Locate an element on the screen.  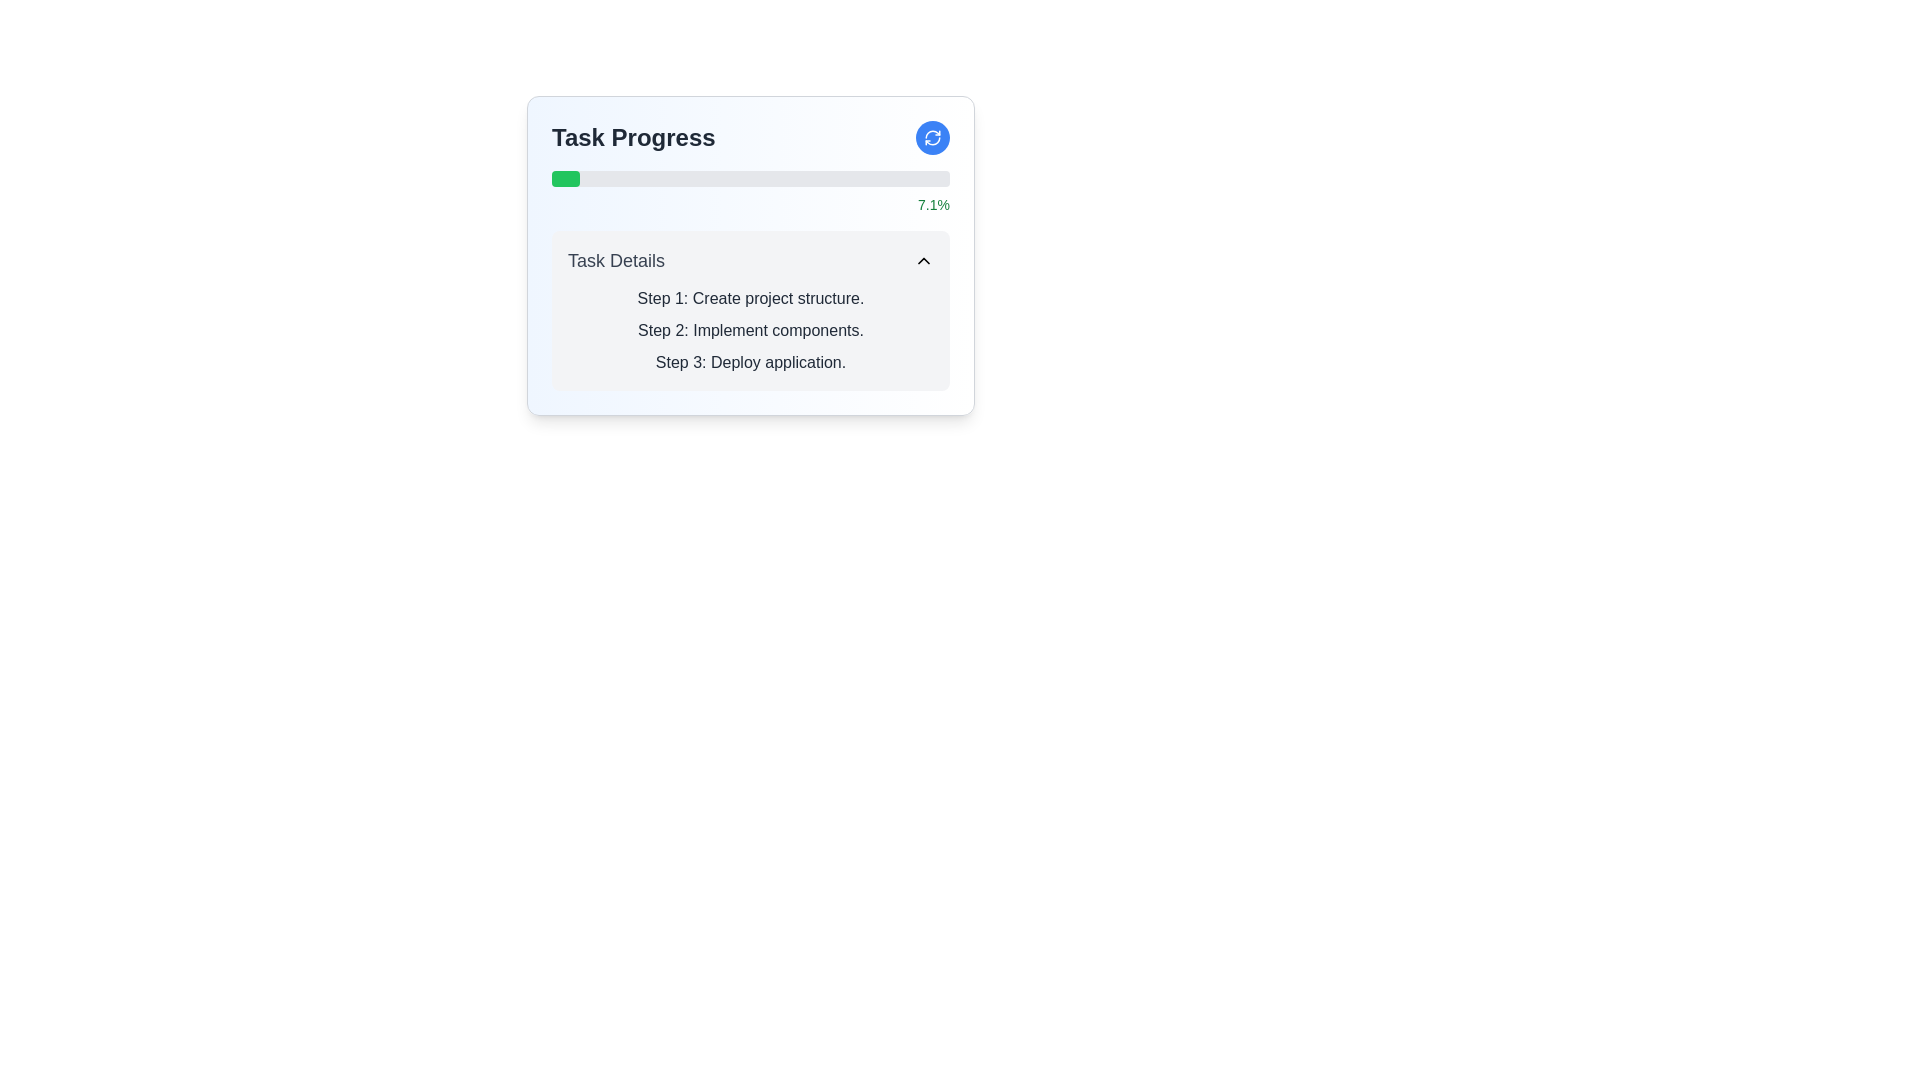
textual label that reads 'Step 2: Implement components.' which is the second item in the 'Task Details' section, positioned between 'Step 1: Create project structure.' and 'Step 3: Deploy application.' is located at coordinates (749, 330).